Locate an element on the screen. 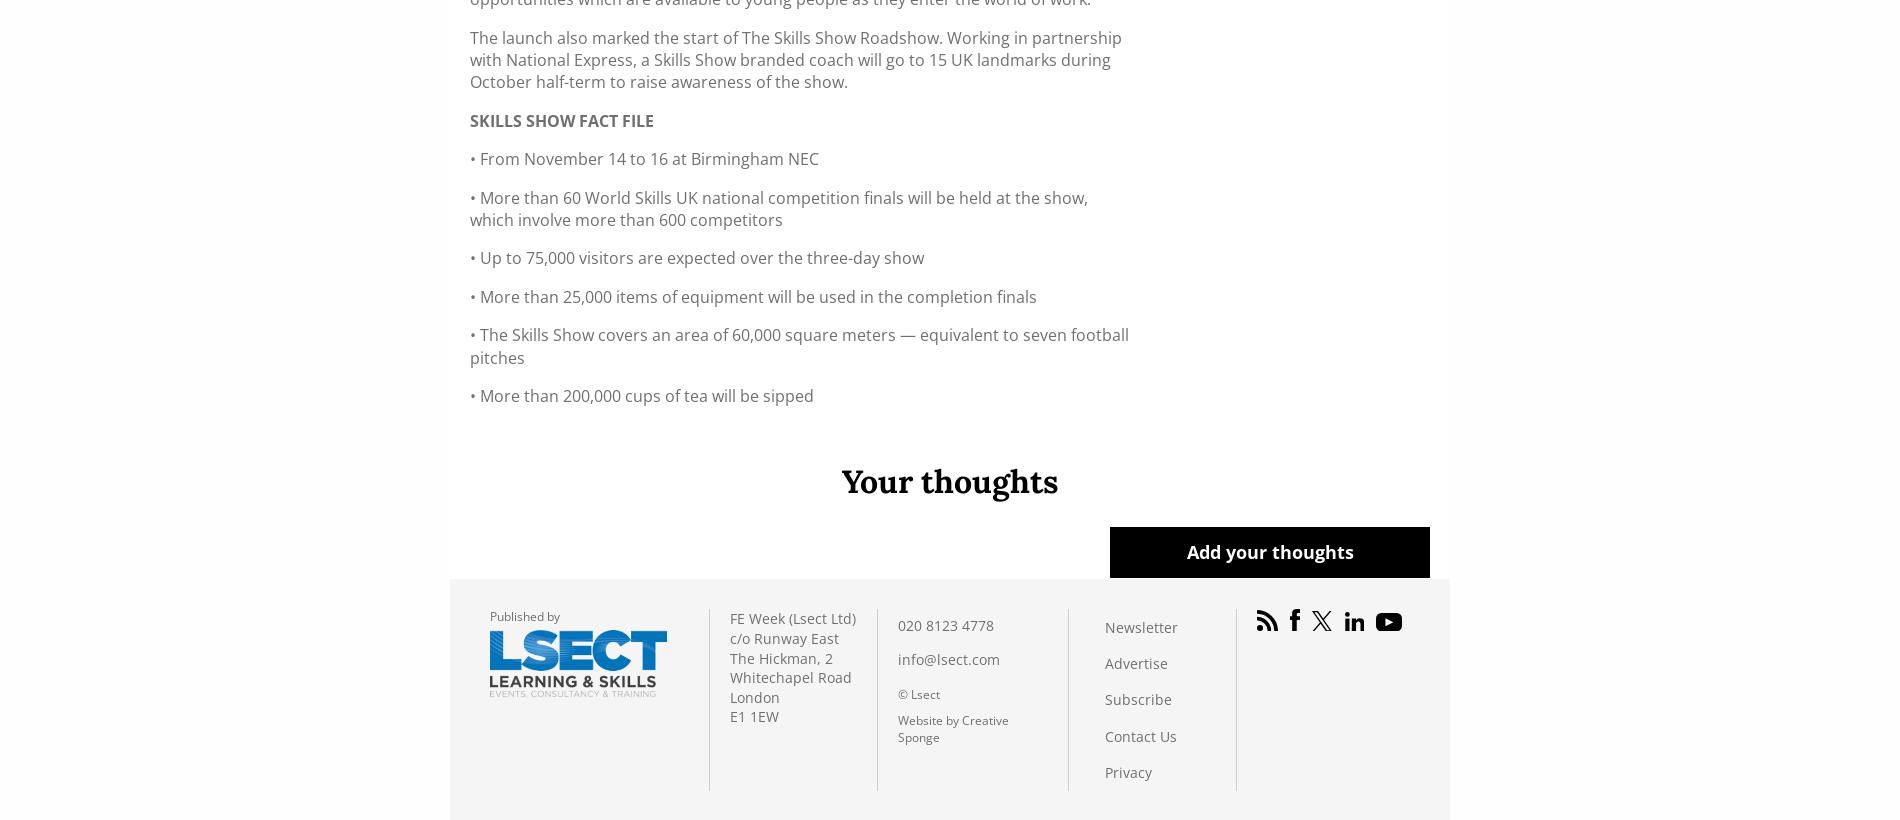 The image size is (1900, 820). '• From November 14 to 16 at Birmingham NEC' is located at coordinates (469, 158).